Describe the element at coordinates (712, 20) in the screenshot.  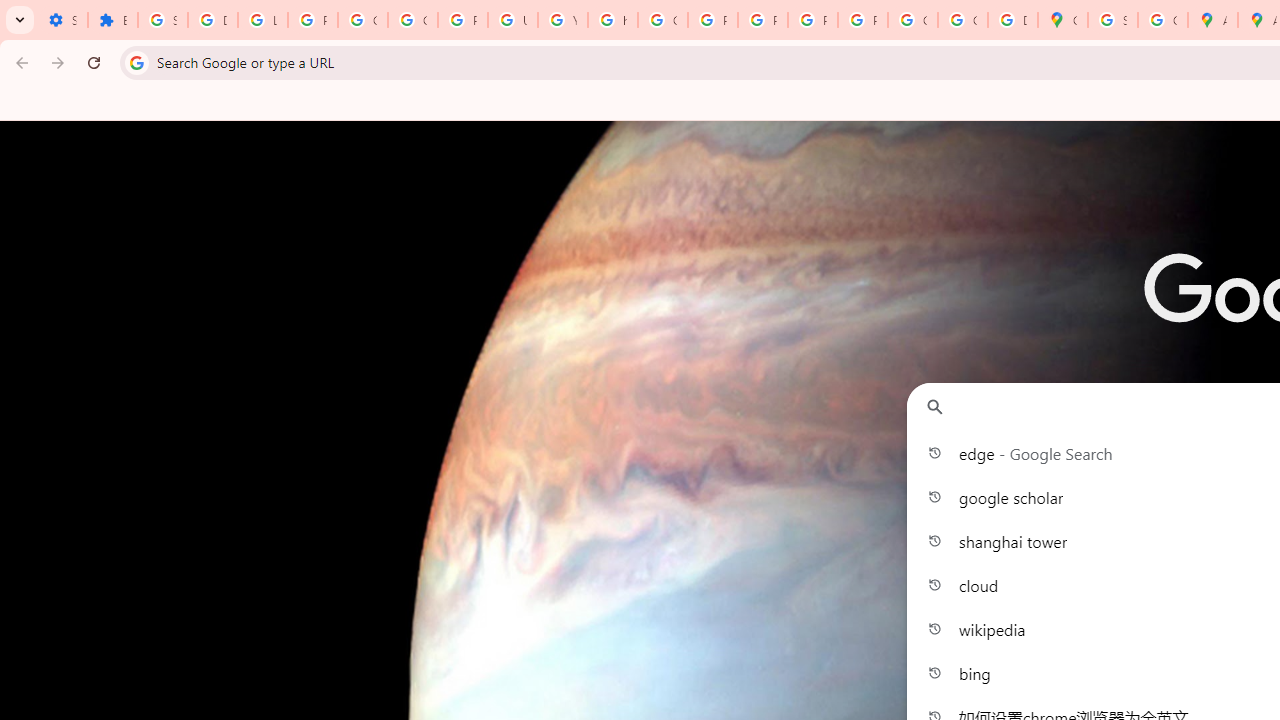
I see `'Privacy Help Center - Policies Help'` at that location.